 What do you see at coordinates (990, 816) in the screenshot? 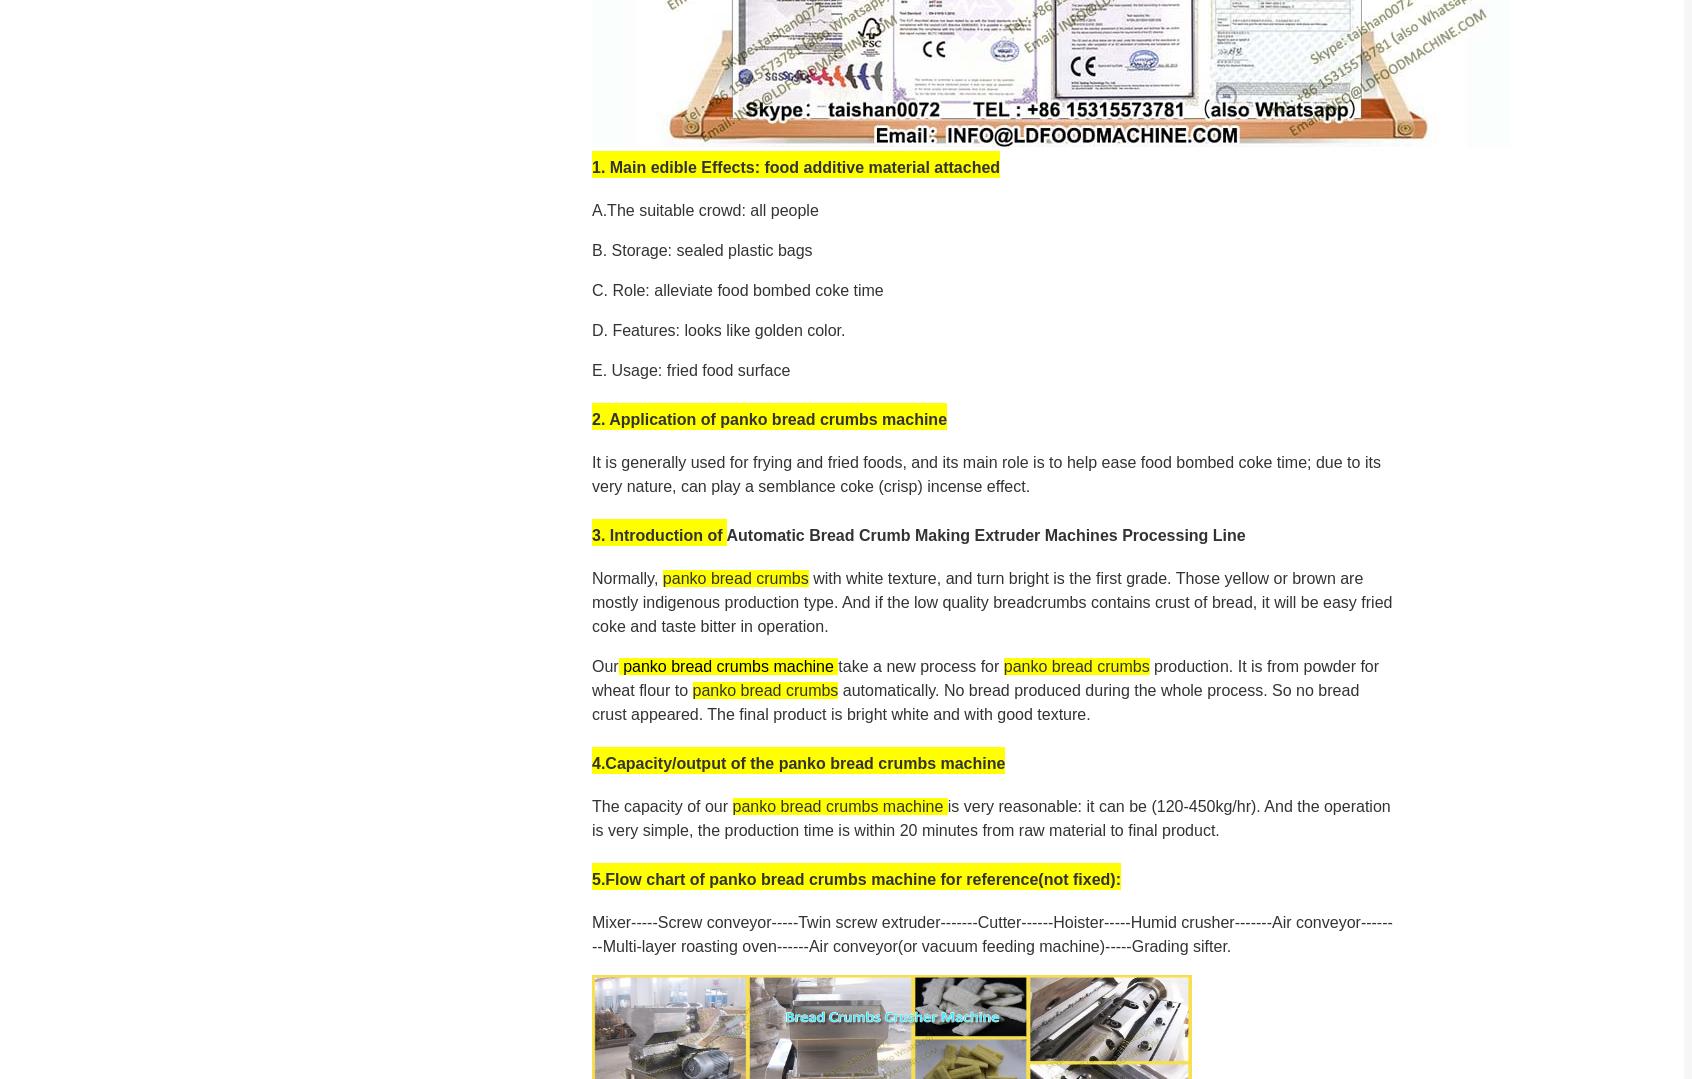
I see `'is very reasonable: it can be (120-450kg/hr). And the operation is very simple, the production time is within 20 minutes from raw material to final product.'` at bounding box center [990, 816].